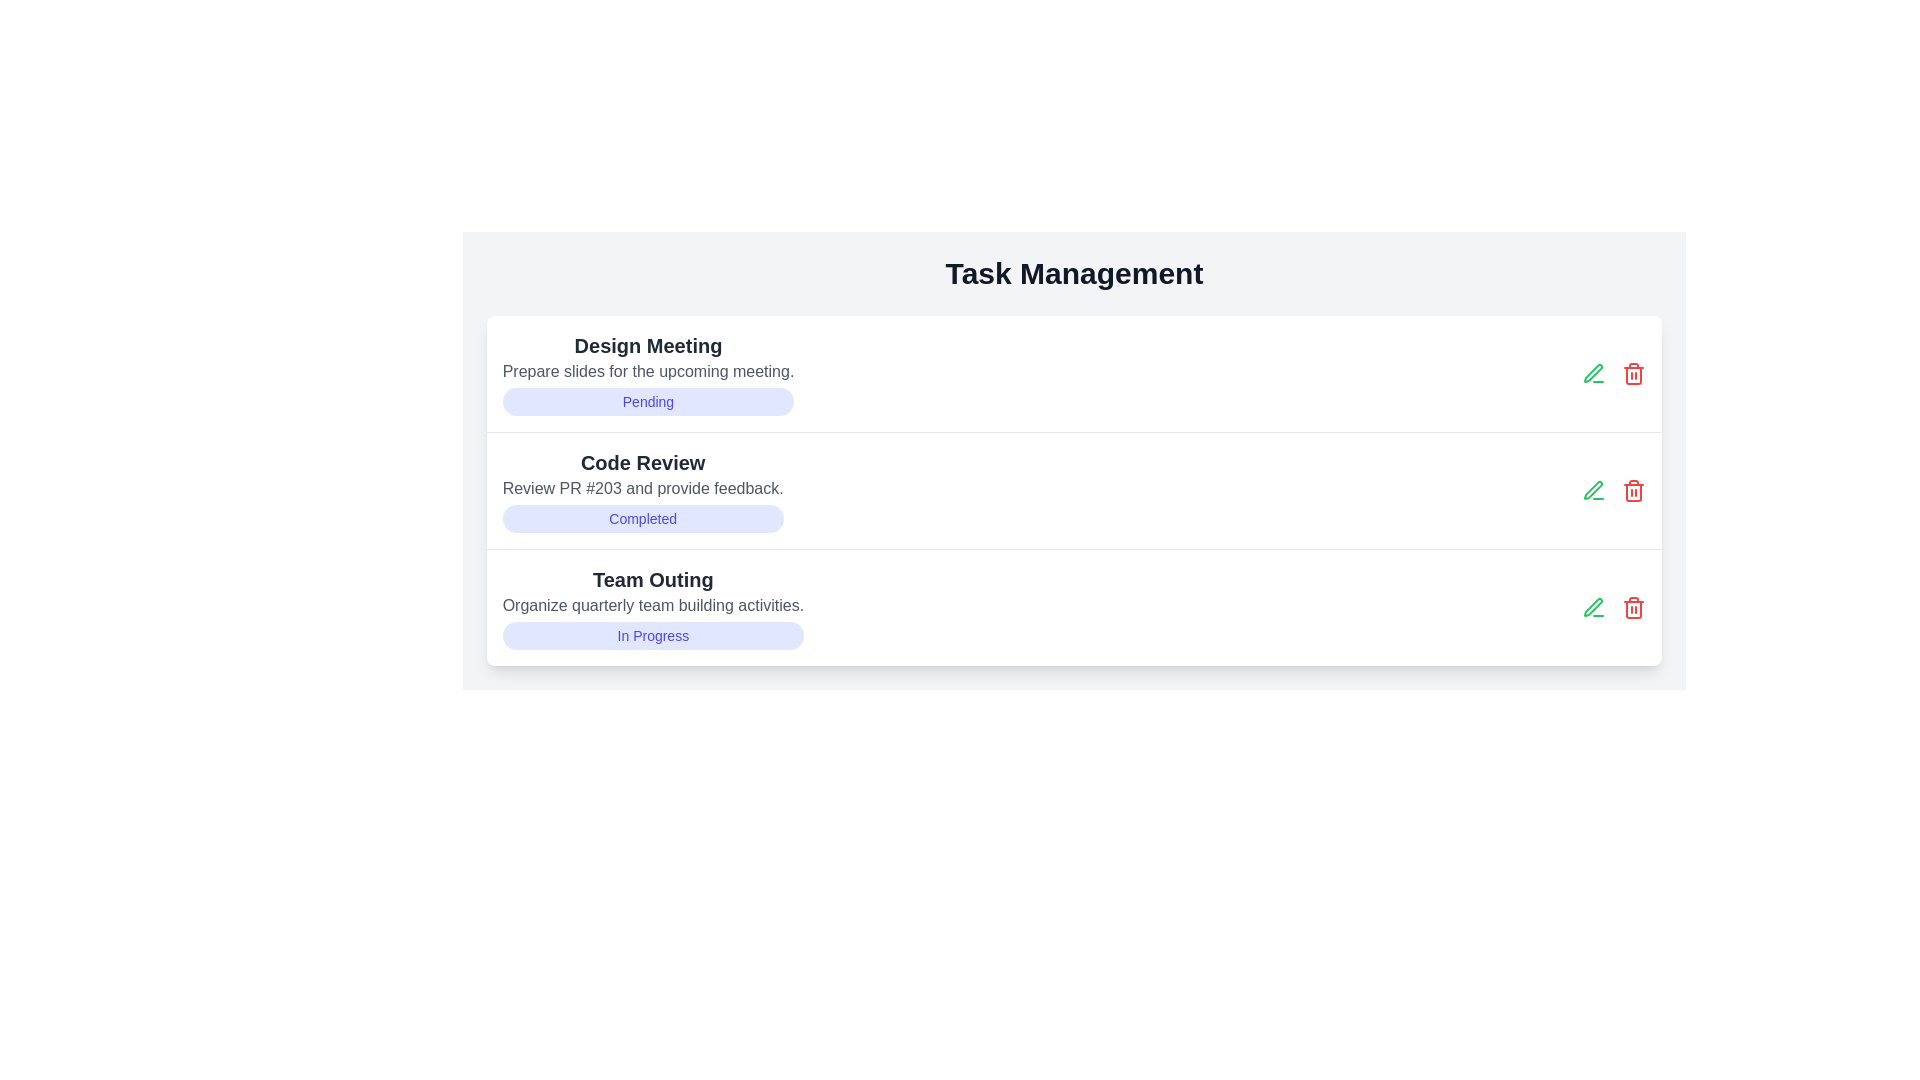  I want to click on the 'Code Review' text label, which is bold and larger in font size, located between 'Design Meeting' and 'Team Outing' sections in the 'Task Management' interface, so click(643, 462).